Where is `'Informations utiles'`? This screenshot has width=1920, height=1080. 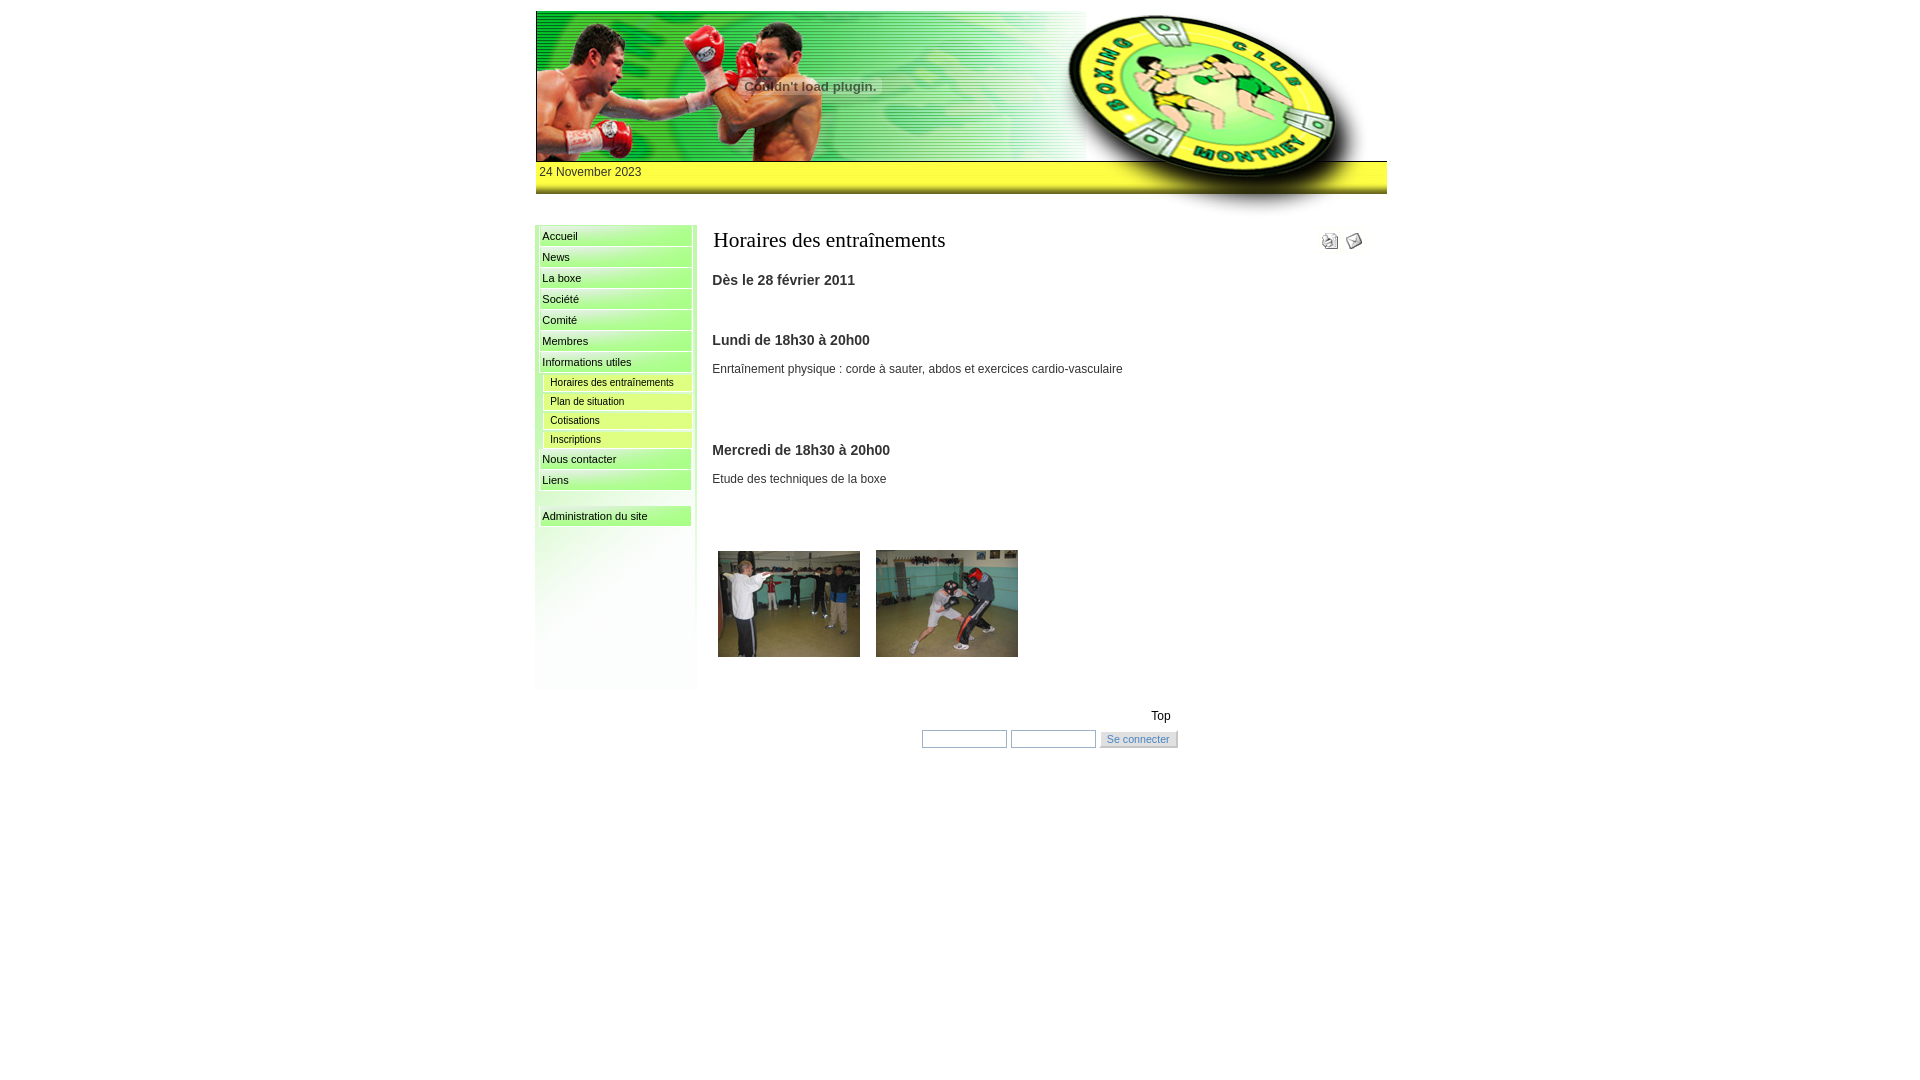 'Informations utiles' is located at coordinates (614, 362).